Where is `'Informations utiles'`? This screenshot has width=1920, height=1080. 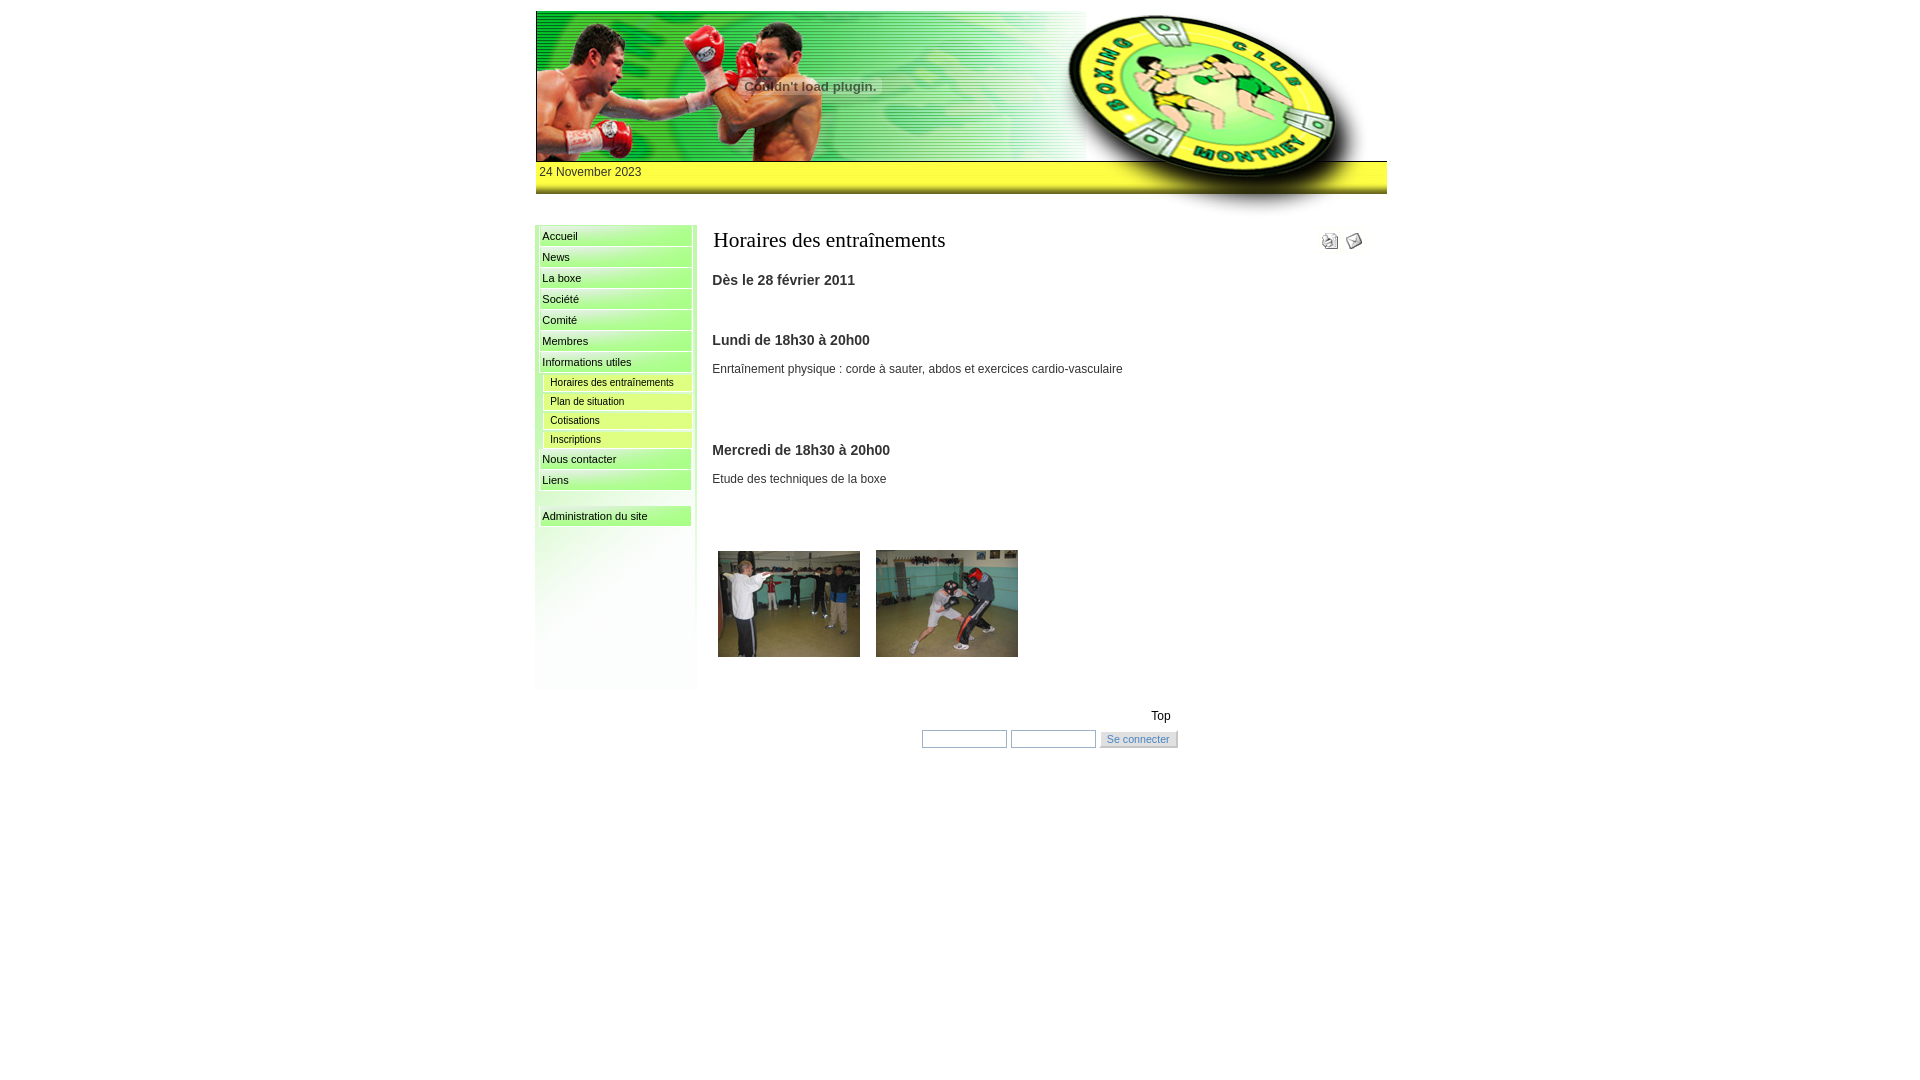 'Informations utiles' is located at coordinates (614, 362).